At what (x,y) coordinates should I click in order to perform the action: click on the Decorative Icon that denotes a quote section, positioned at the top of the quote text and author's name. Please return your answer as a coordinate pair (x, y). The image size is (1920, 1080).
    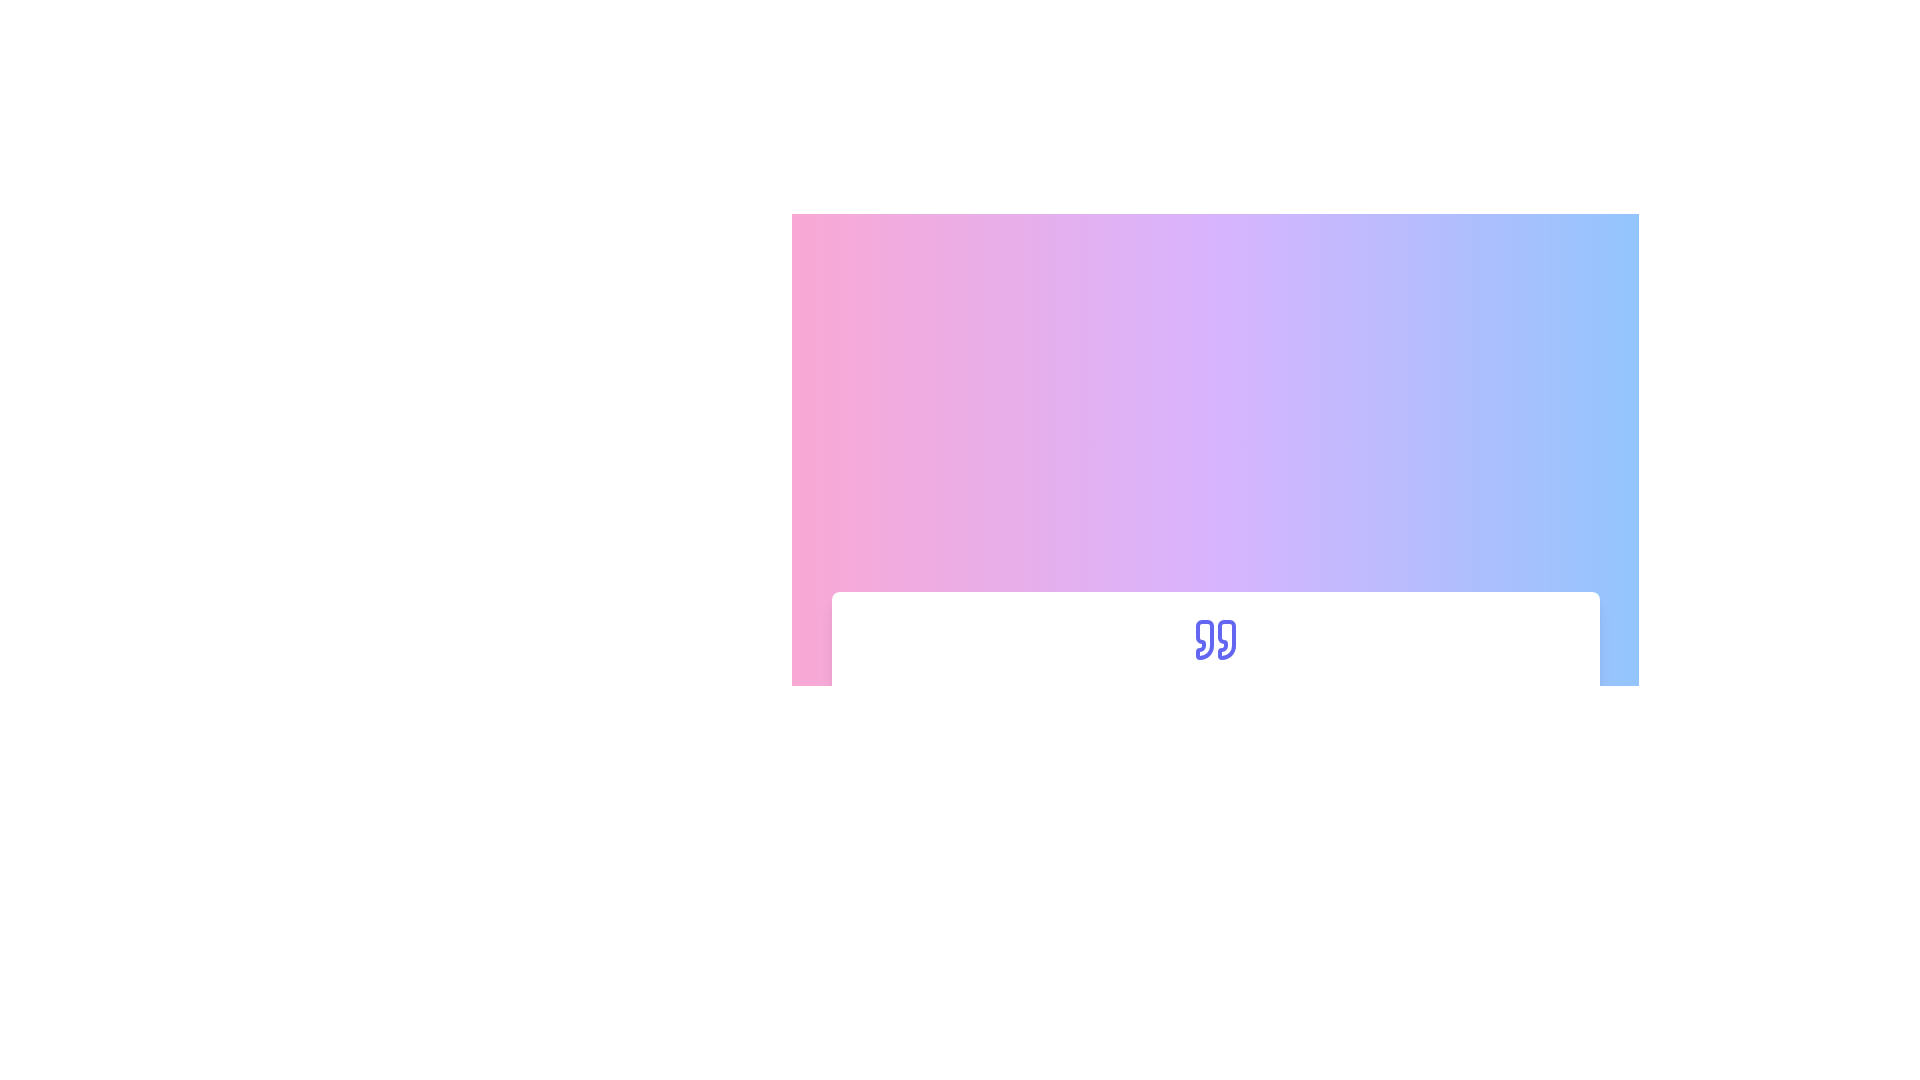
    Looking at the image, I should click on (1214, 639).